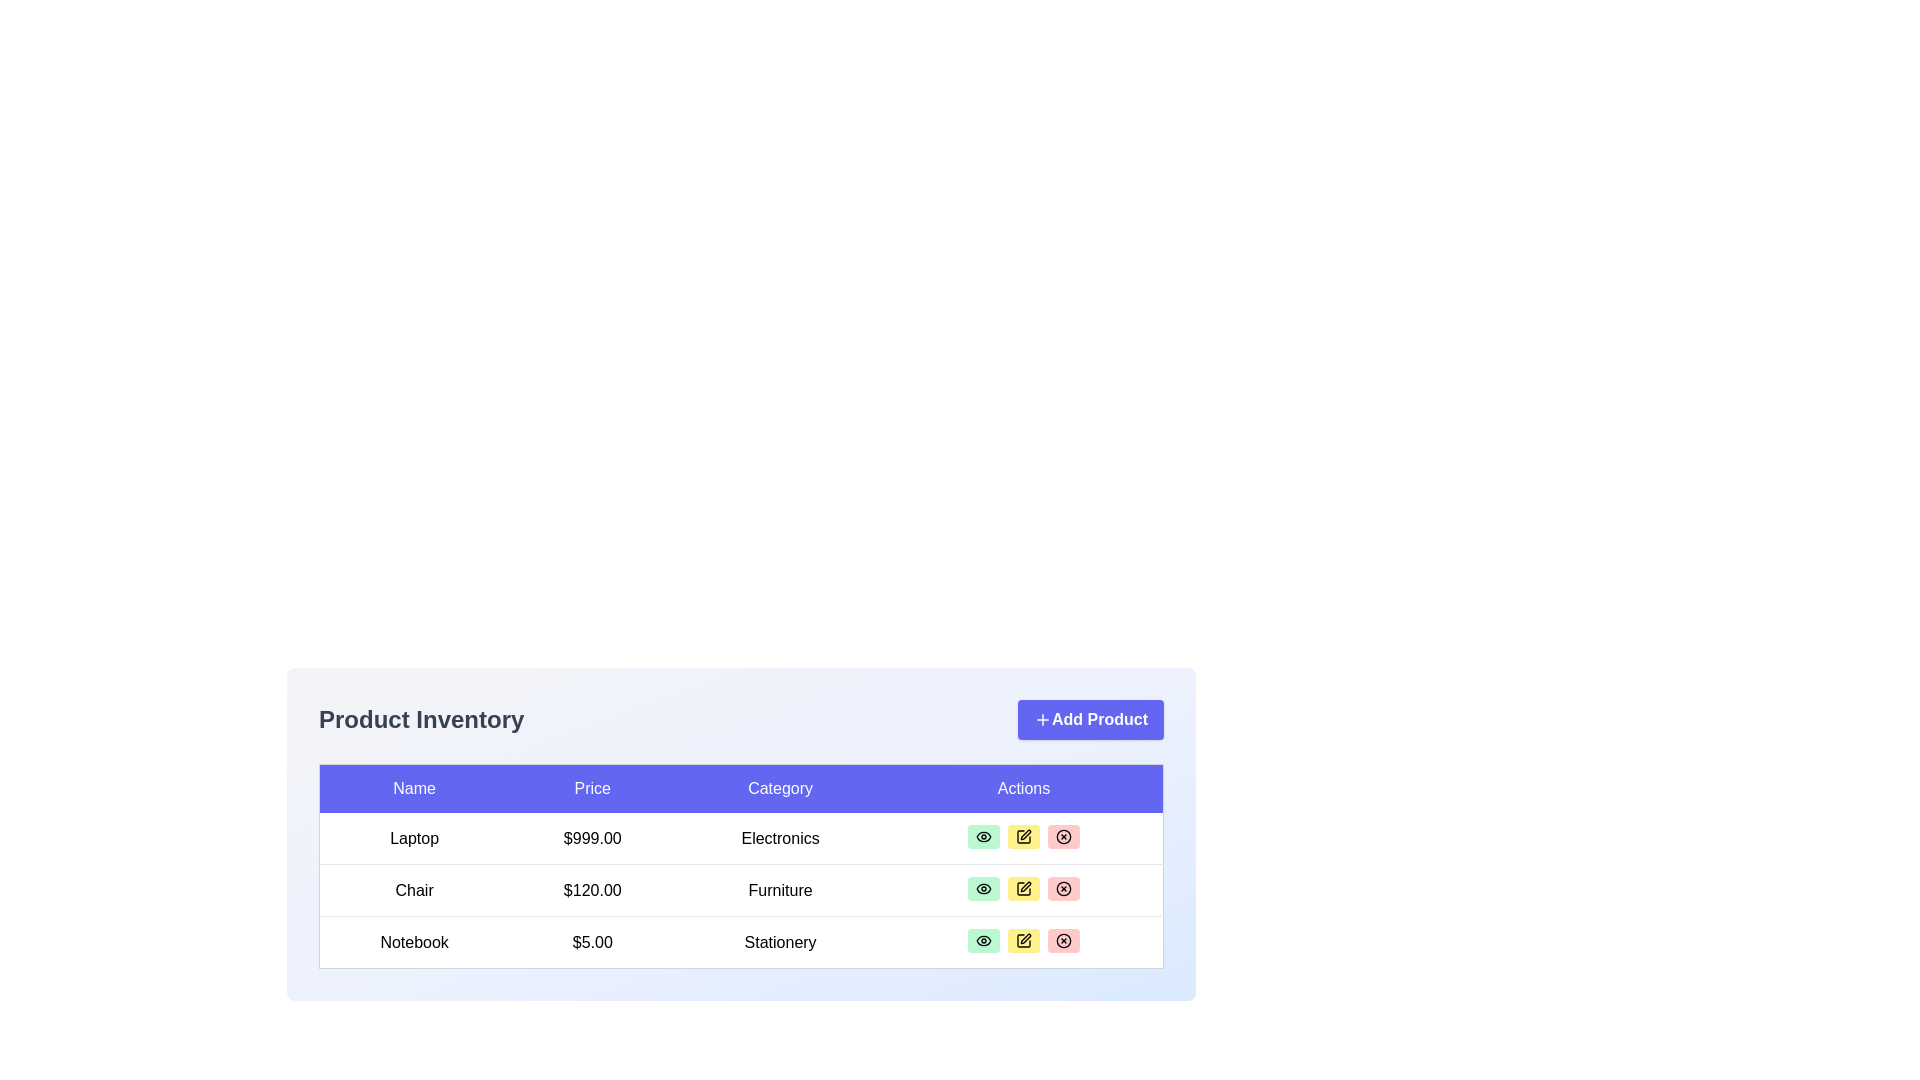 The width and height of the screenshot is (1920, 1080). What do you see at coordinates (983, 837) in the screenshot?
I see `the leftmost 'view' button in the 'Actions' column for the 'Laptop' product` at bounding box center [983, 837].